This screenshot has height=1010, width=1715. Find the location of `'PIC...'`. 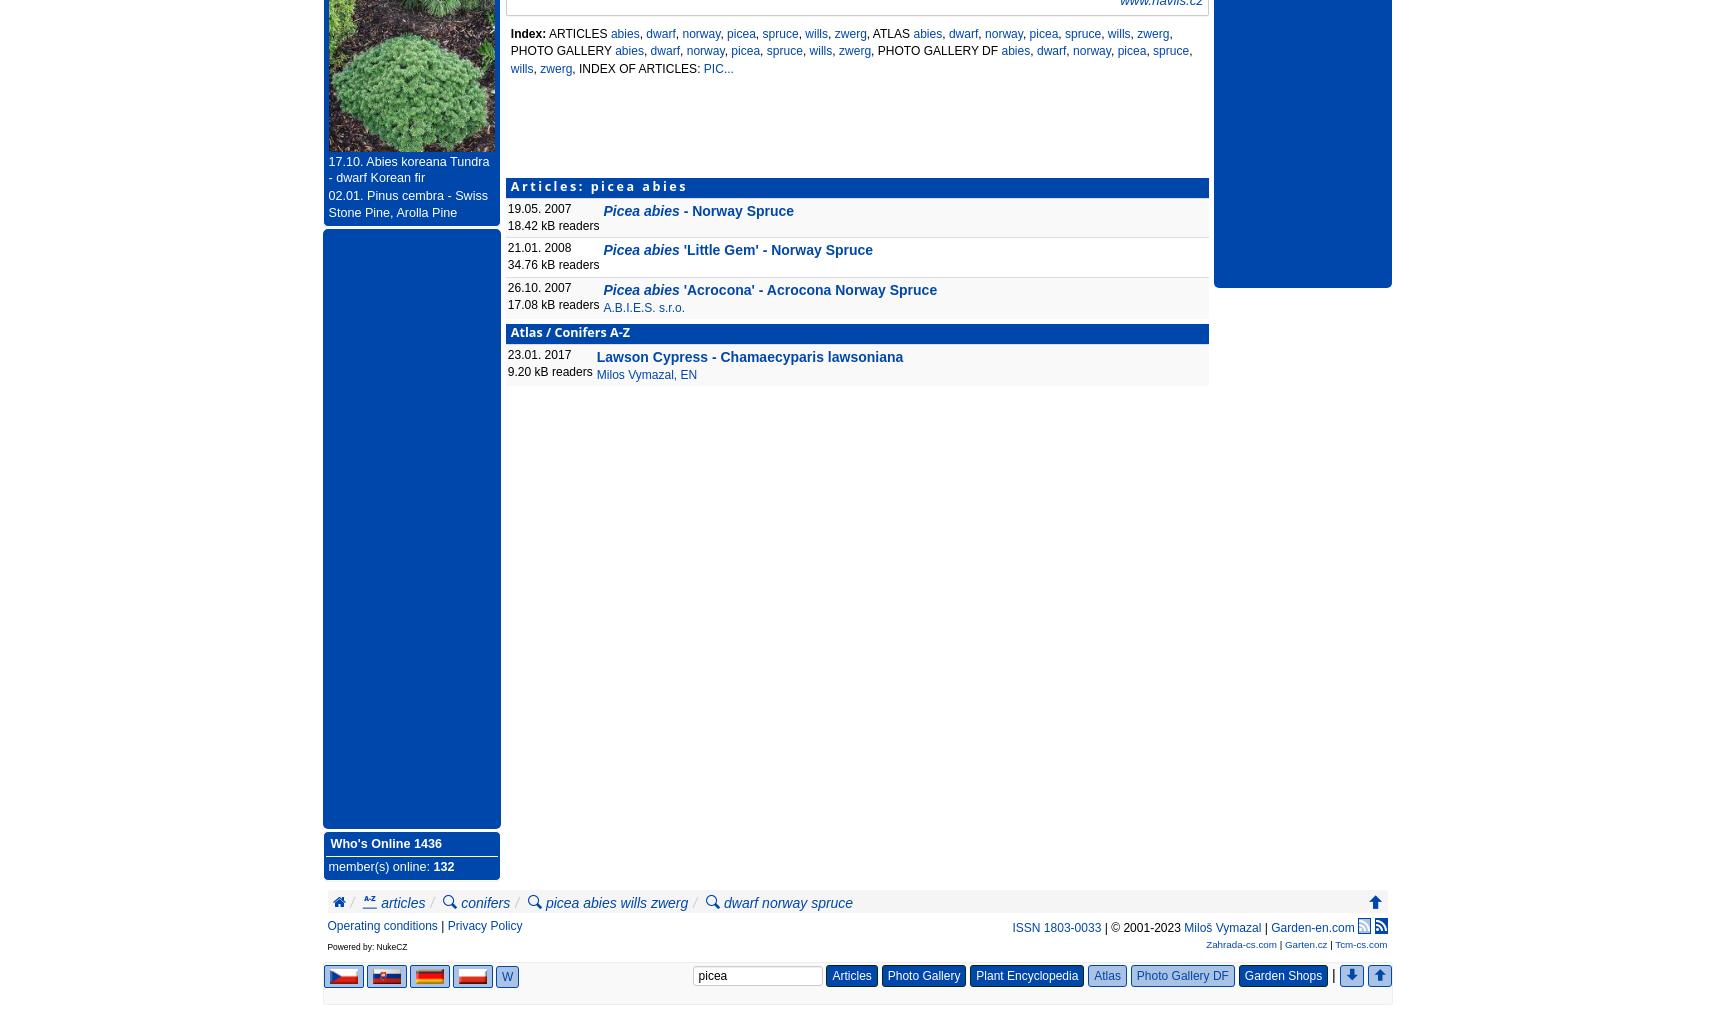

'PIC...' is located at coordinates (718, 66).